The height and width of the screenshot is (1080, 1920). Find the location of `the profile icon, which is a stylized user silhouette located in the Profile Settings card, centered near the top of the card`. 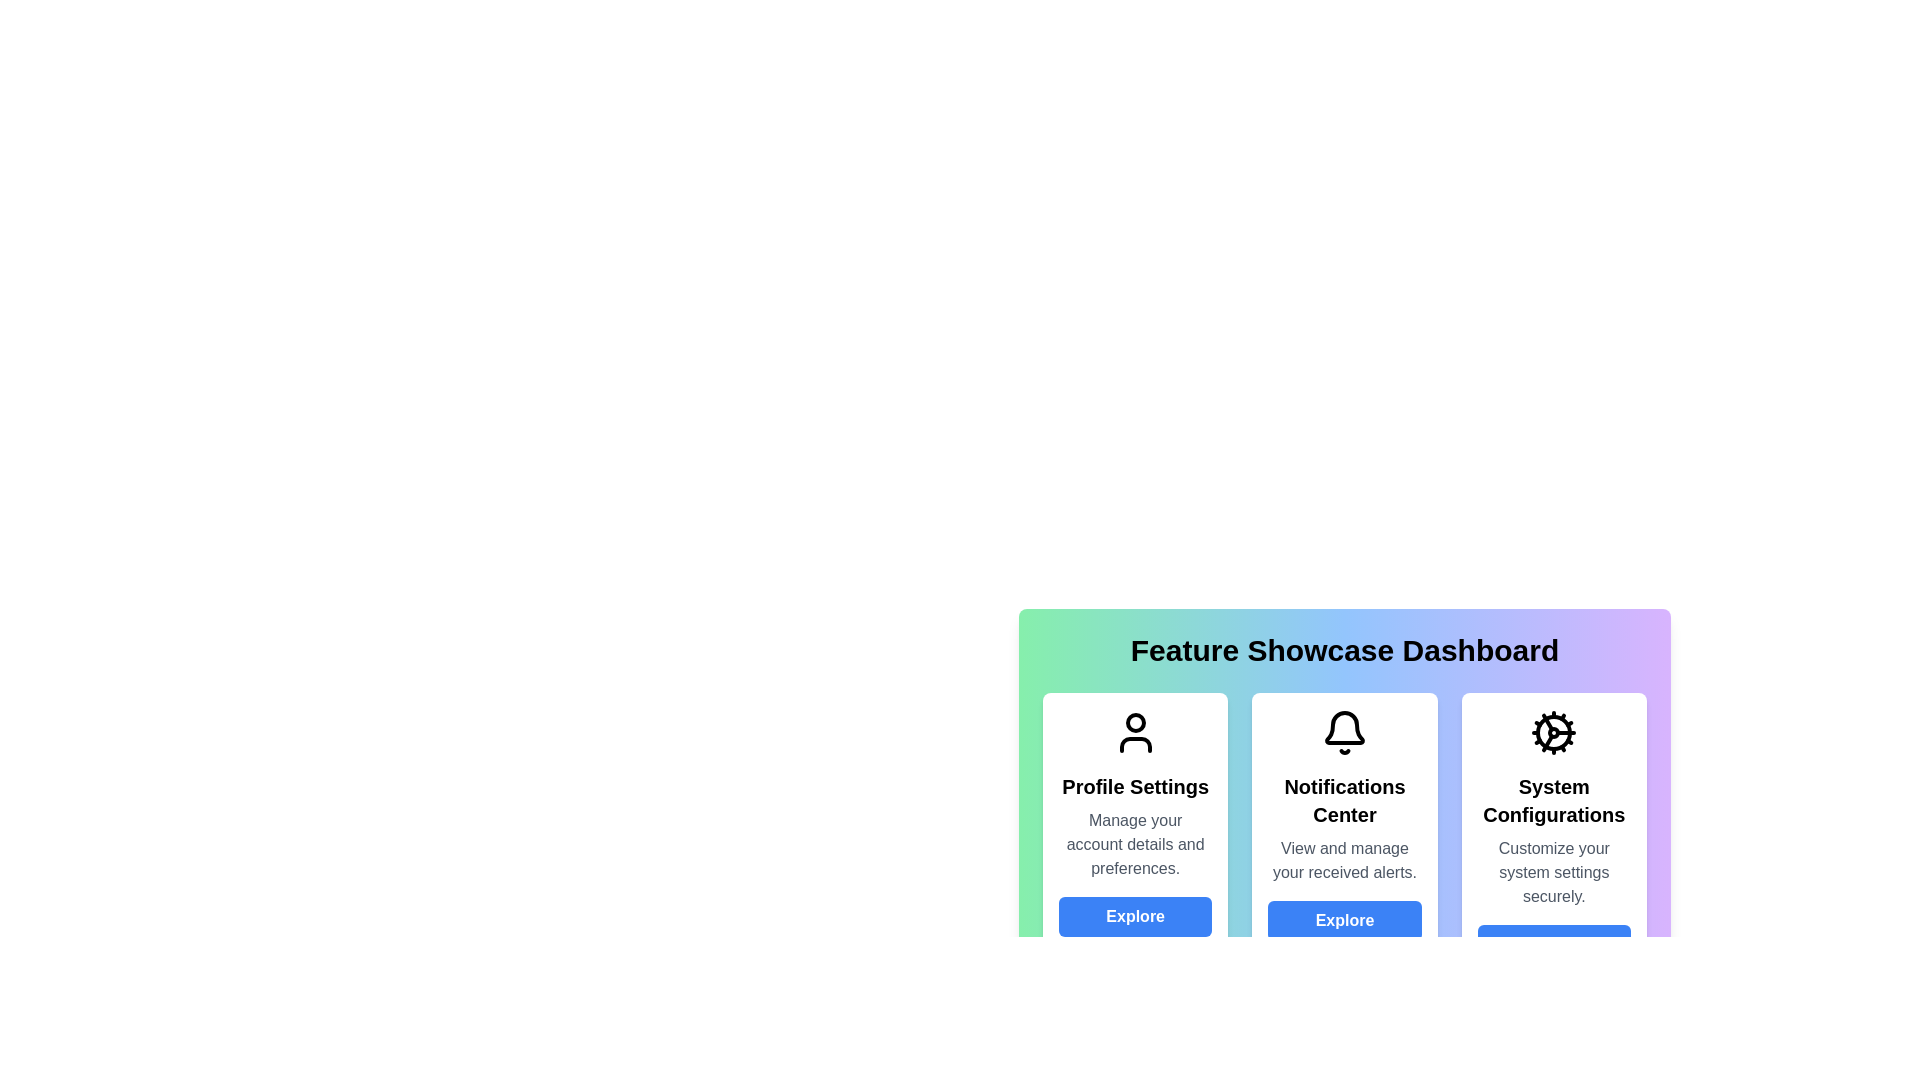

the profile icon, which is a stylized user silhouette located in the Profile Settings card, centered near the top of the card is located at coordinates (1135, 732).